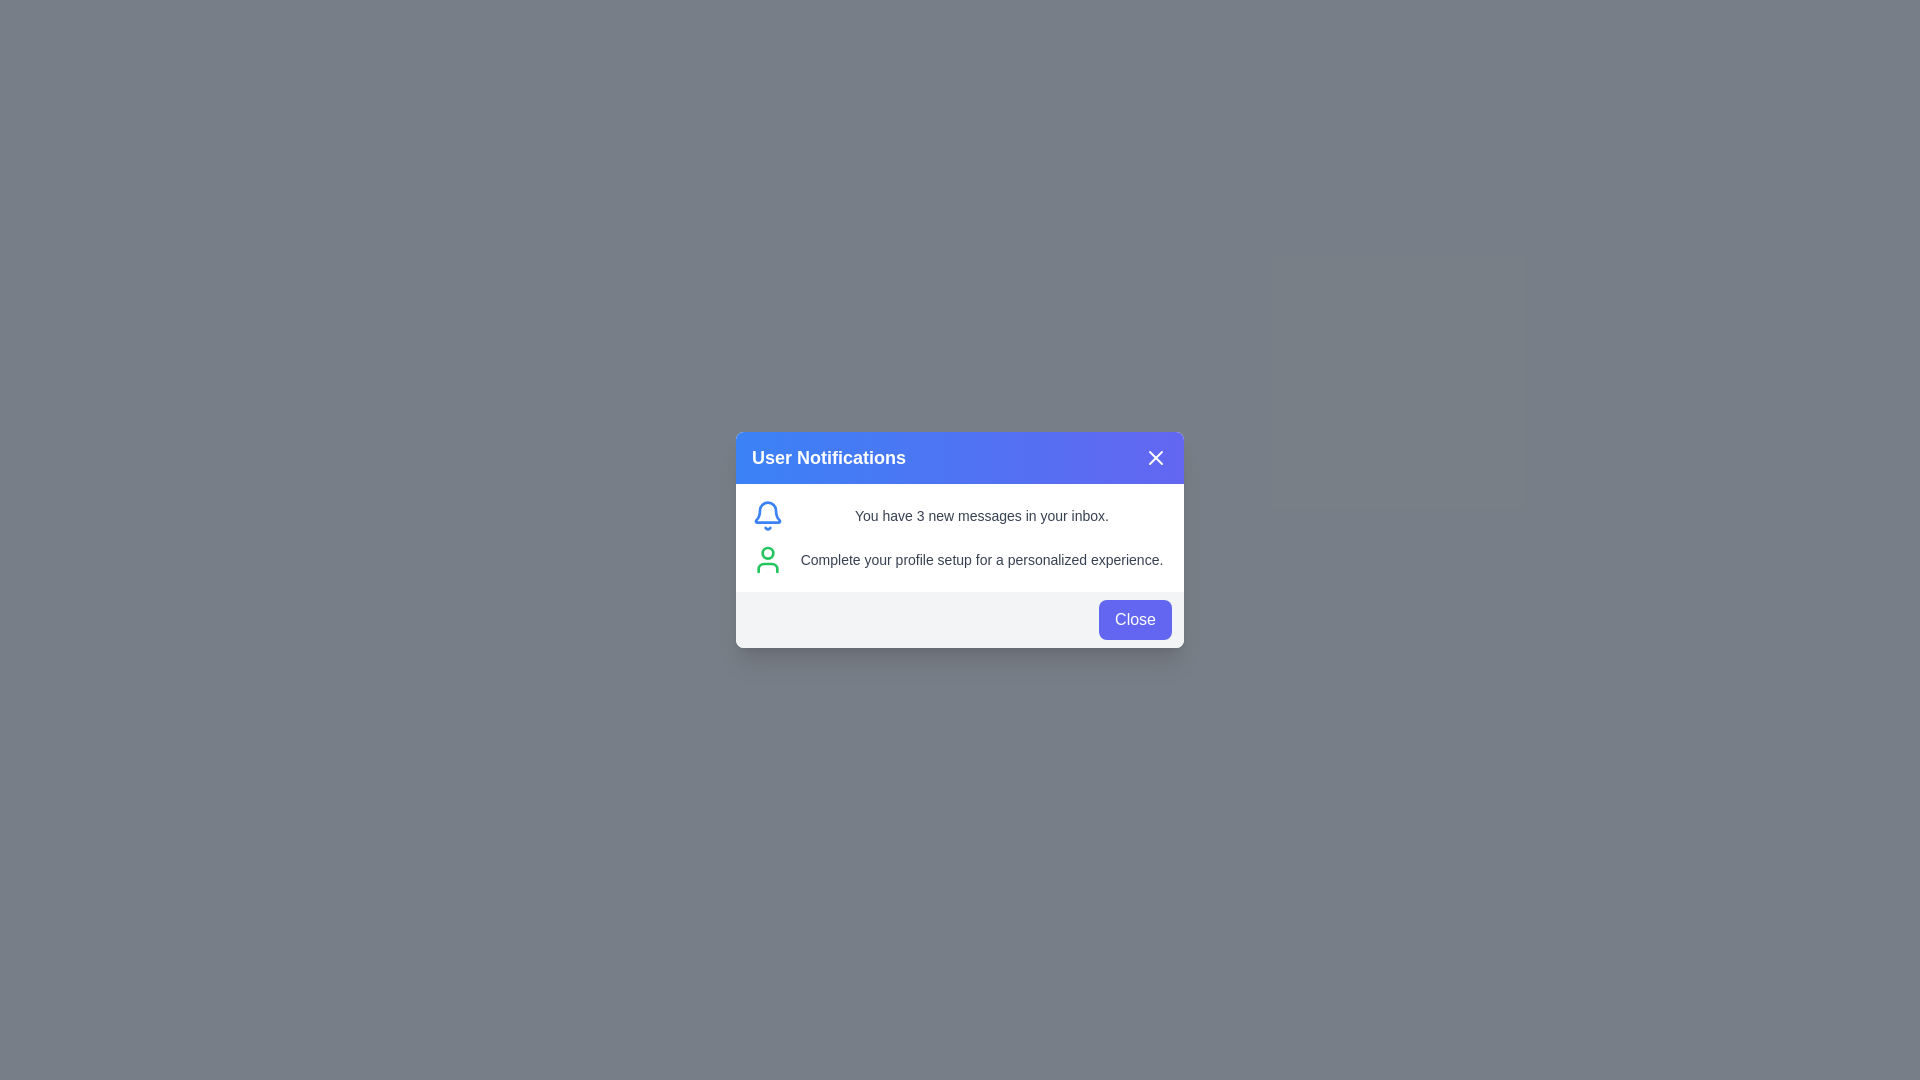 This screenshot has width=1920, height=1080. I want to click on the small green circular feature outlined in red within the user profile icon located in the notification dialog, so click(767, 552).